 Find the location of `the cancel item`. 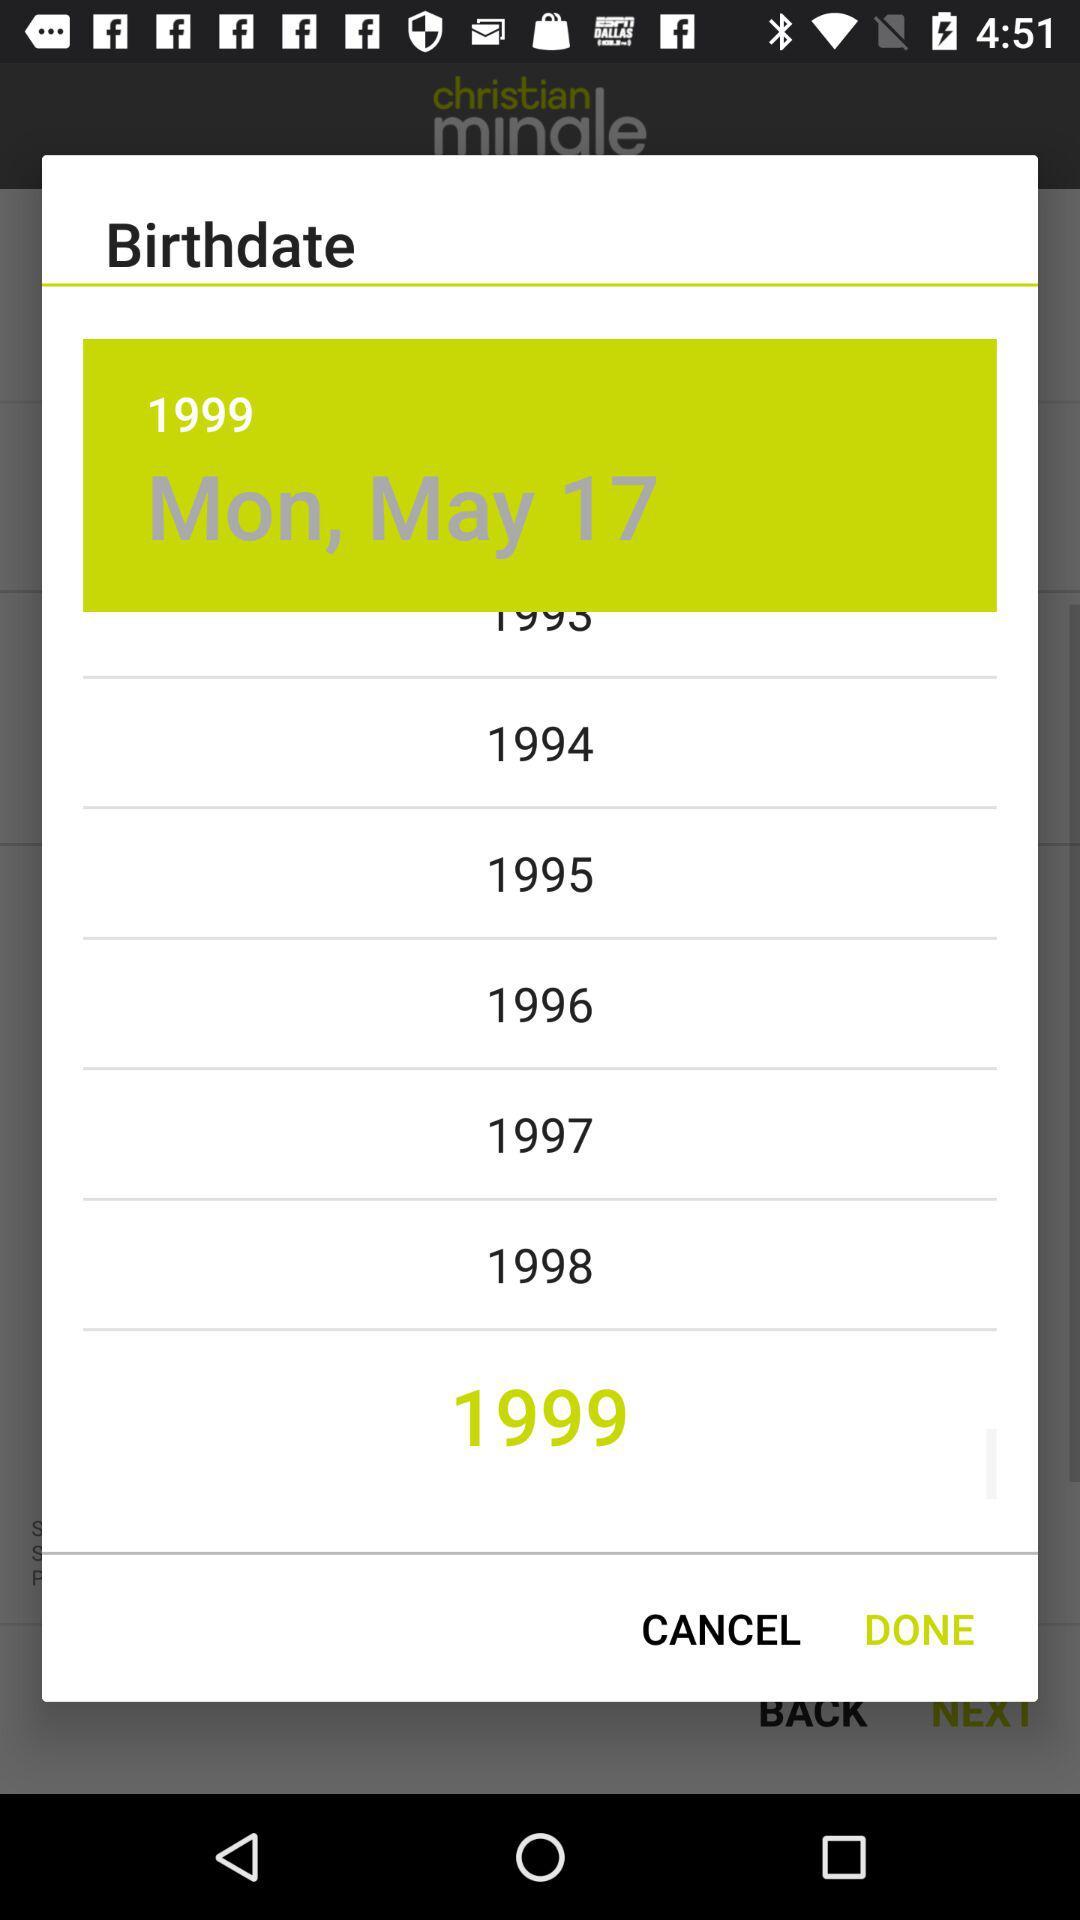

the cancel item is located at coordinates (721, 1628).